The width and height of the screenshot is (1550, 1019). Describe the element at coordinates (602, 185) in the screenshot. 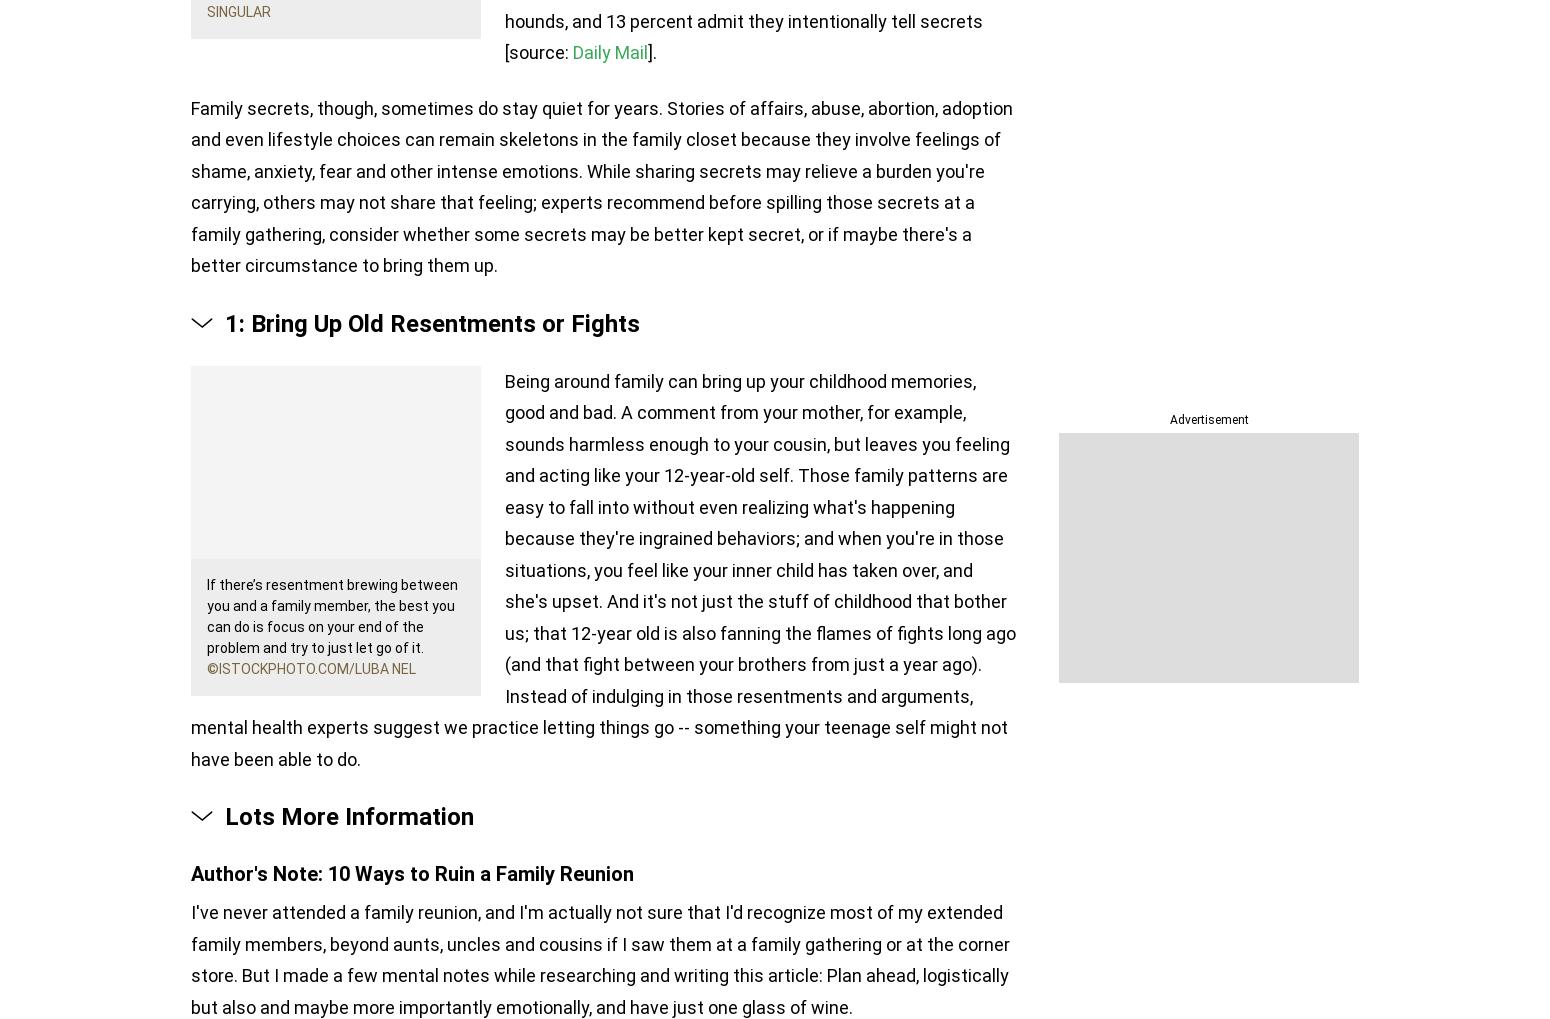

I see `'Family secrets, though, sometimes do stay quiet for years. Stories of affairs, abuse, abortion, adoption and even lifestyle choices can remain skeletons in the family closet because they involve feelings of shame, anxiety, fear and other intense emotions. While sharing secrets may relieve a burden you're carrying, others may not share that feeling; experts recommend before spilling those secrets at a family gathering, consider whether some secrets may be better kept secret, or if maybe there's a better circumstance to bring them up.'` at that location.